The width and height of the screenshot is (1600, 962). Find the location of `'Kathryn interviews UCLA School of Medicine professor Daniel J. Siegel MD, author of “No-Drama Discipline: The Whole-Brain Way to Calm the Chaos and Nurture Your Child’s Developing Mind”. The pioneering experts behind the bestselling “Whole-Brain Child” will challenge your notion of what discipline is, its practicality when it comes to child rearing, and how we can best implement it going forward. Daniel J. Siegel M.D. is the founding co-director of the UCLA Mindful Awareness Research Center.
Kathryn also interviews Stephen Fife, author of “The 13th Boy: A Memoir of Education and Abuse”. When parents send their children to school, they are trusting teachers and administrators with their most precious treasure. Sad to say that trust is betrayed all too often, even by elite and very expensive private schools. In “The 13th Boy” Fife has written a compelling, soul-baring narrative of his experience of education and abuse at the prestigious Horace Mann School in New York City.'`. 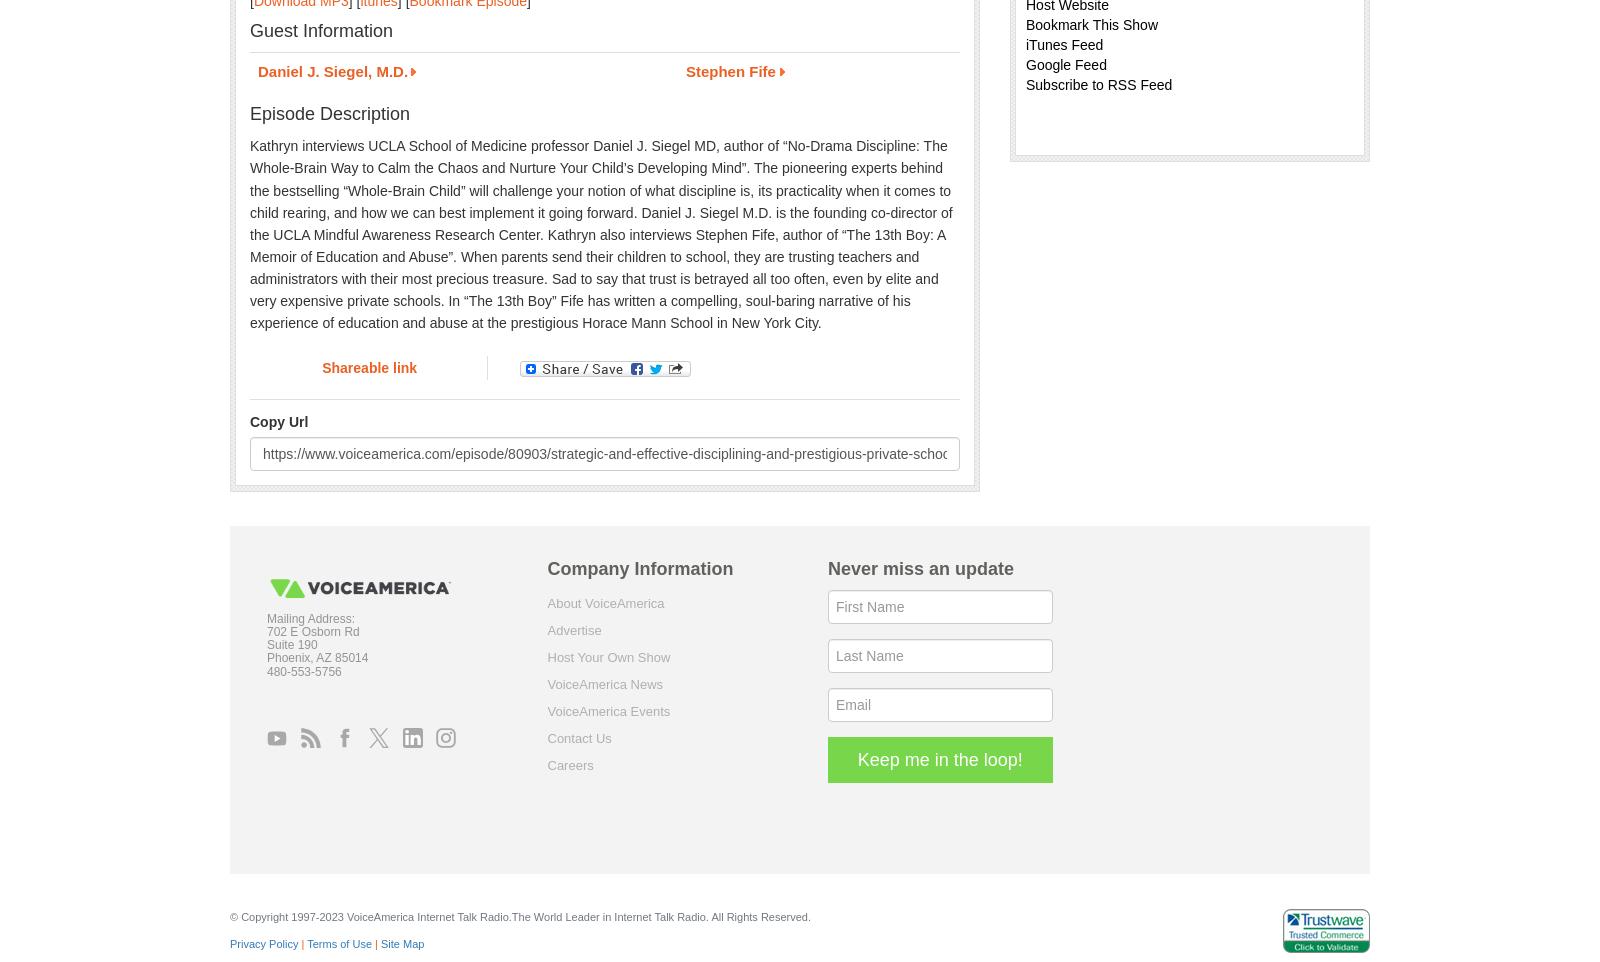

'Kathryn interviews UCLA School of Medicine professor Daniel J. Siegel MD, author of “No-Drama Discipline: The Whole-Brain Way to Calm the Chaos and Nurture Your Child’s Developing Mind”. The pioneering experts behind the bestselling “Whole-Brain Child” will challenge your notion of what discipline is, its practicality when it comes to child rearing, and how we can best implement it going forward. Daniel J. Siegel M.D. is the founding co-director of the UCLA Mindful Awareness Research Center.
Kathryn also interviews Stephen Fife, author of “The 13th Boy: A Memoir of Education and Abuse”. When parents send their children to school, they are trusting teachers and administrators with their most precious treasure. Sad to say that trust is betrayed all too often, even by elite and very expensive private schools. In “The 13th Boy” Fife has written a compelling, soul-baring narrative of his experience of education and abuse at the prestigious Horace Mann School in New York City.' is located at coordinates (599, 233).